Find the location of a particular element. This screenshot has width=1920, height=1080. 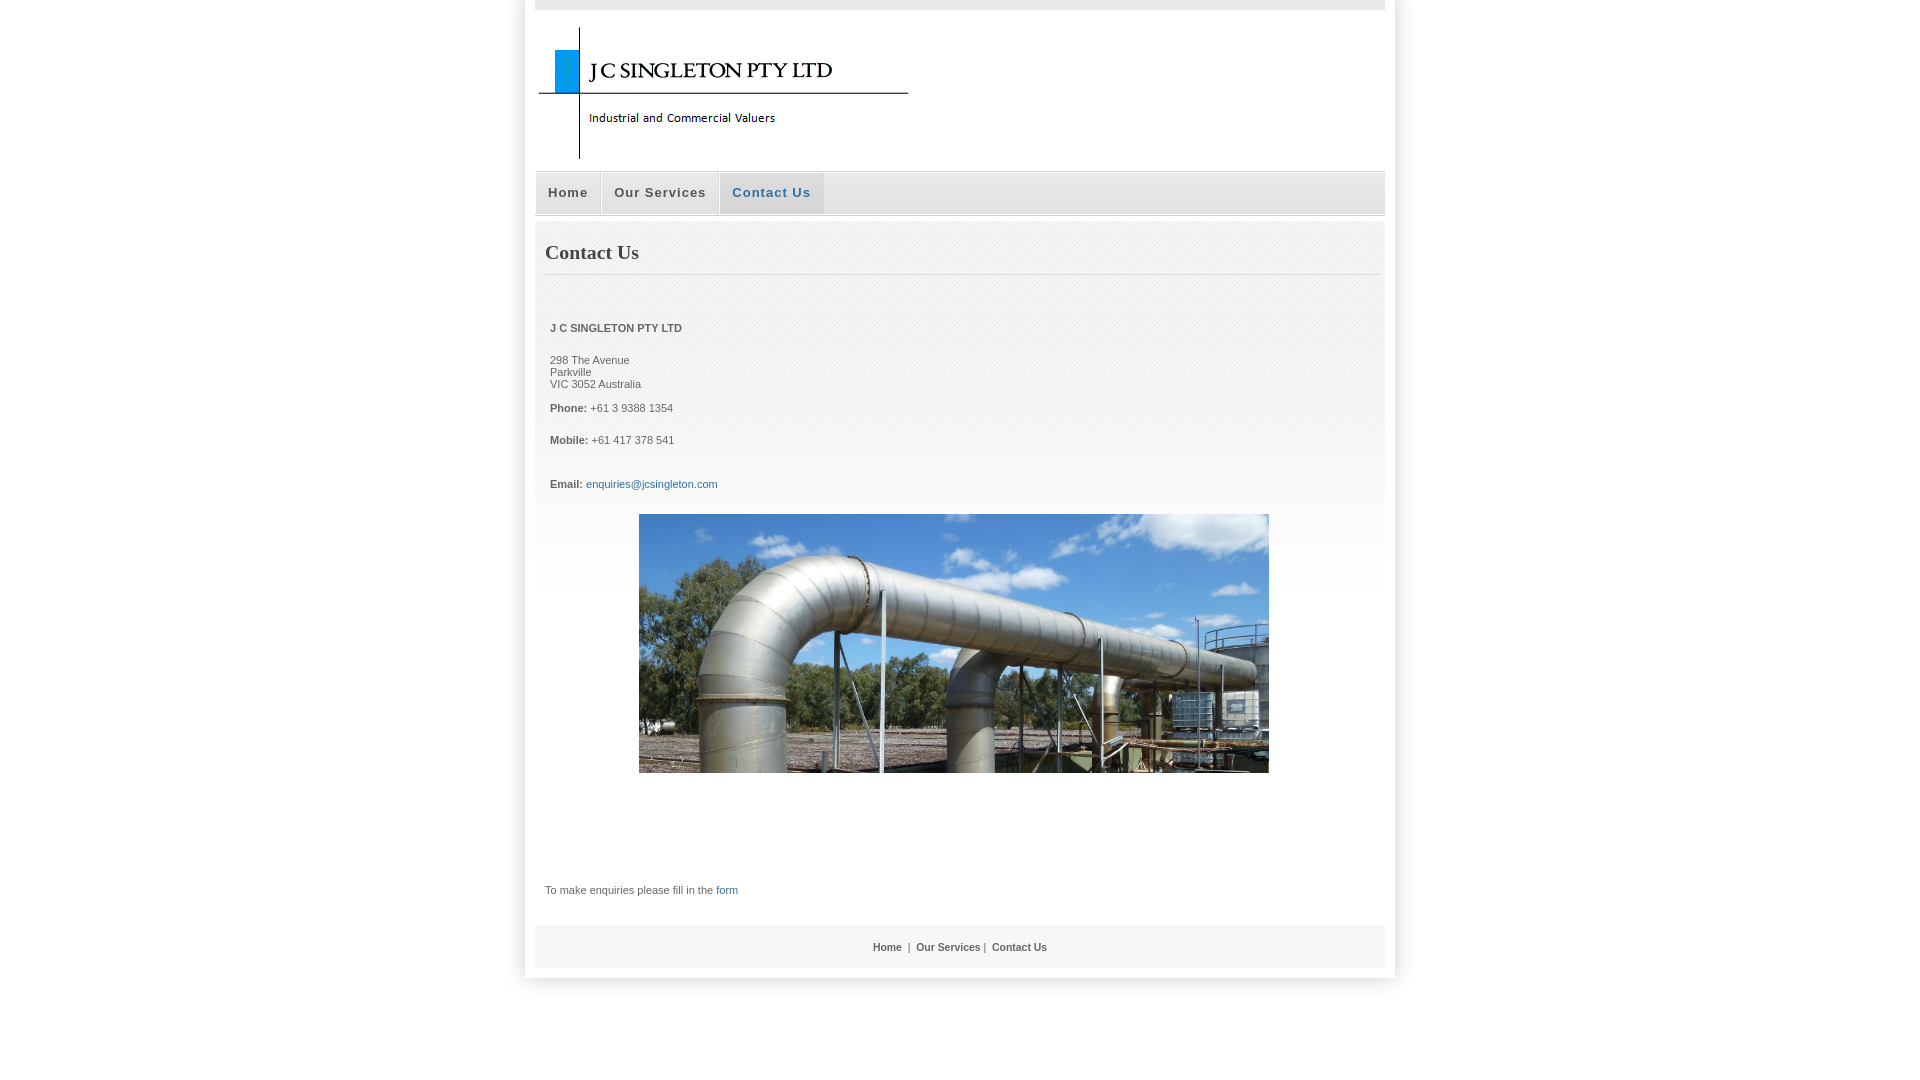

'Contact Us' is located at coordinates (770, 192).